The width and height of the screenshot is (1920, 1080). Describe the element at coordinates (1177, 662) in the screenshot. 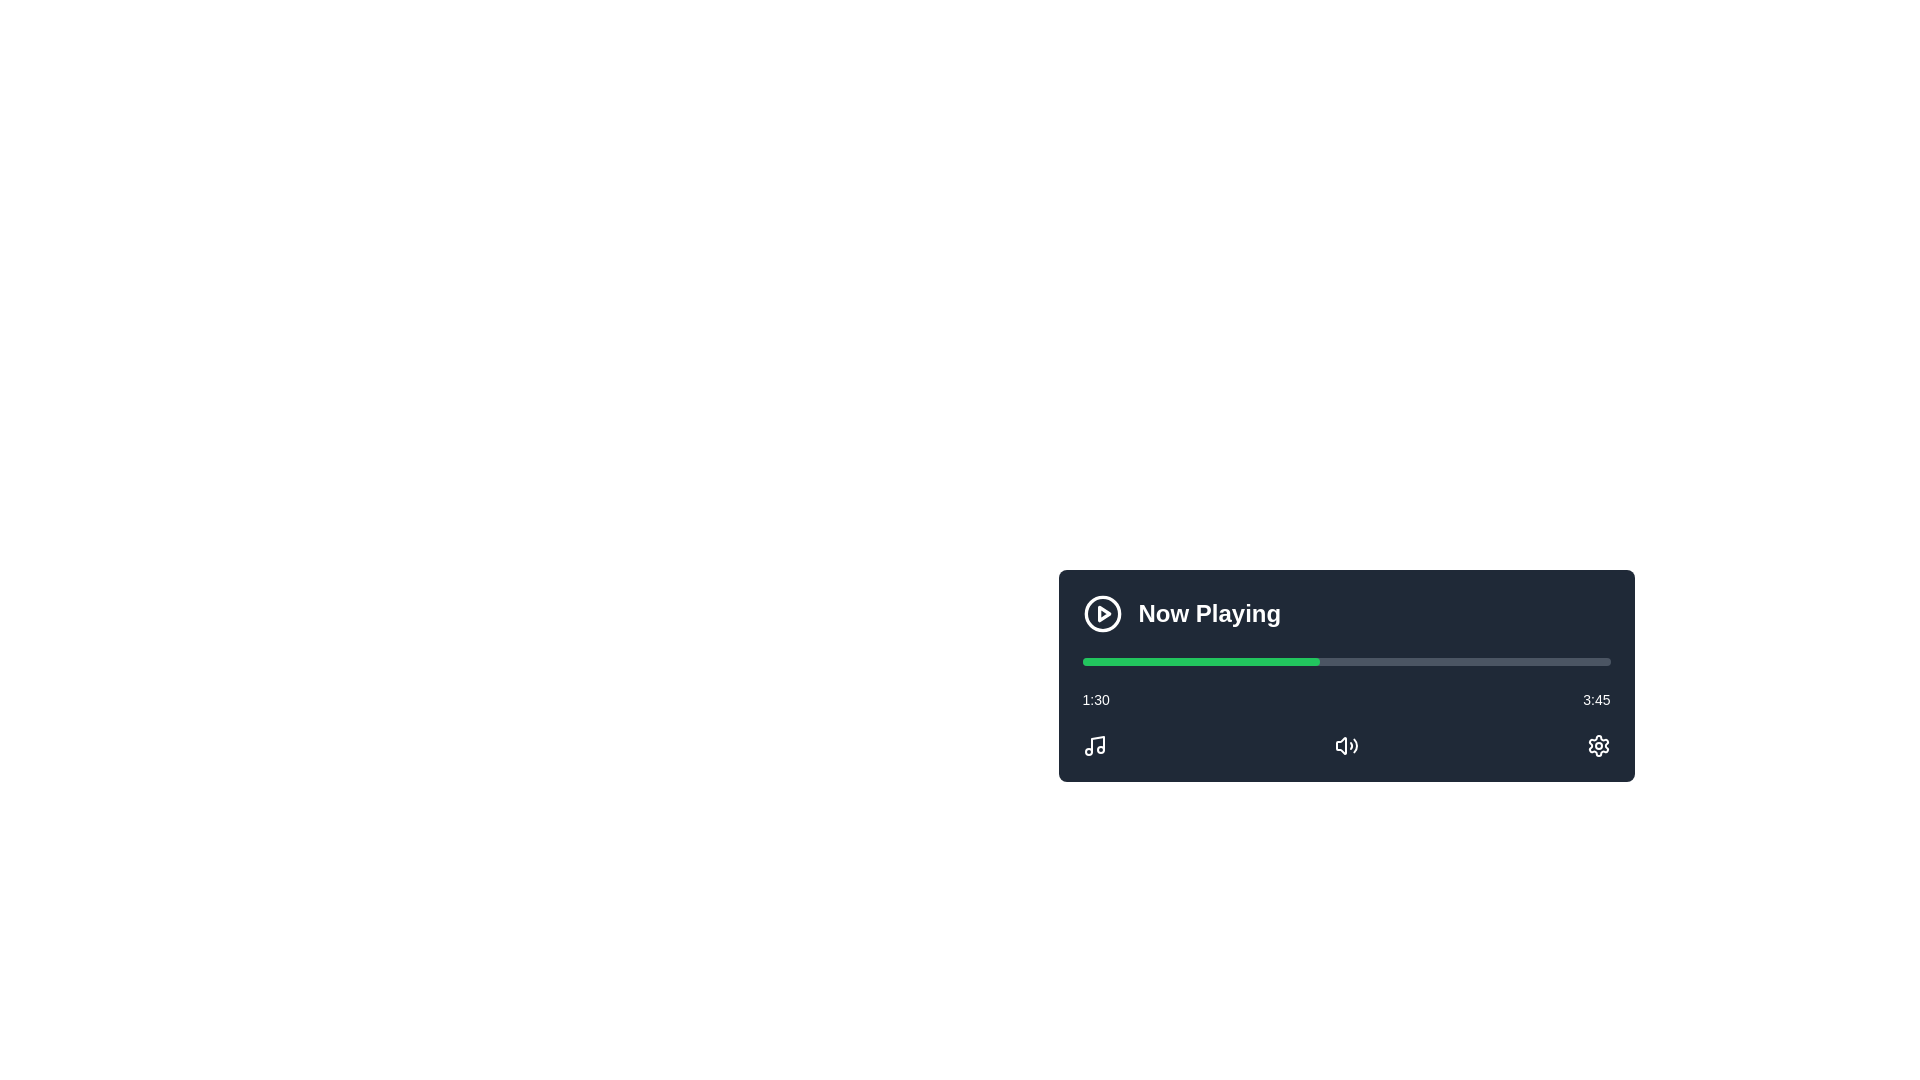

I see `playback position` at that location.